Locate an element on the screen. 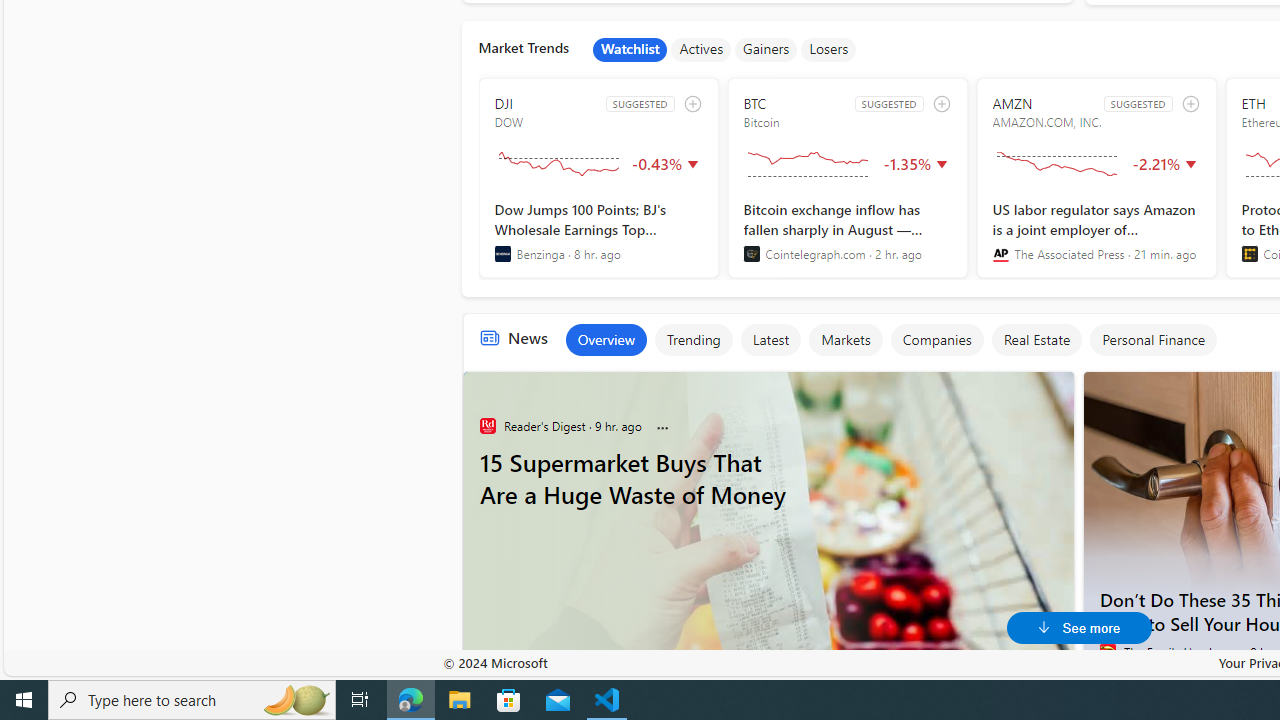 Image resolution: width=1280 pixels, height=720 pixels. 'Gainers' is located at coordinates (765, 49).